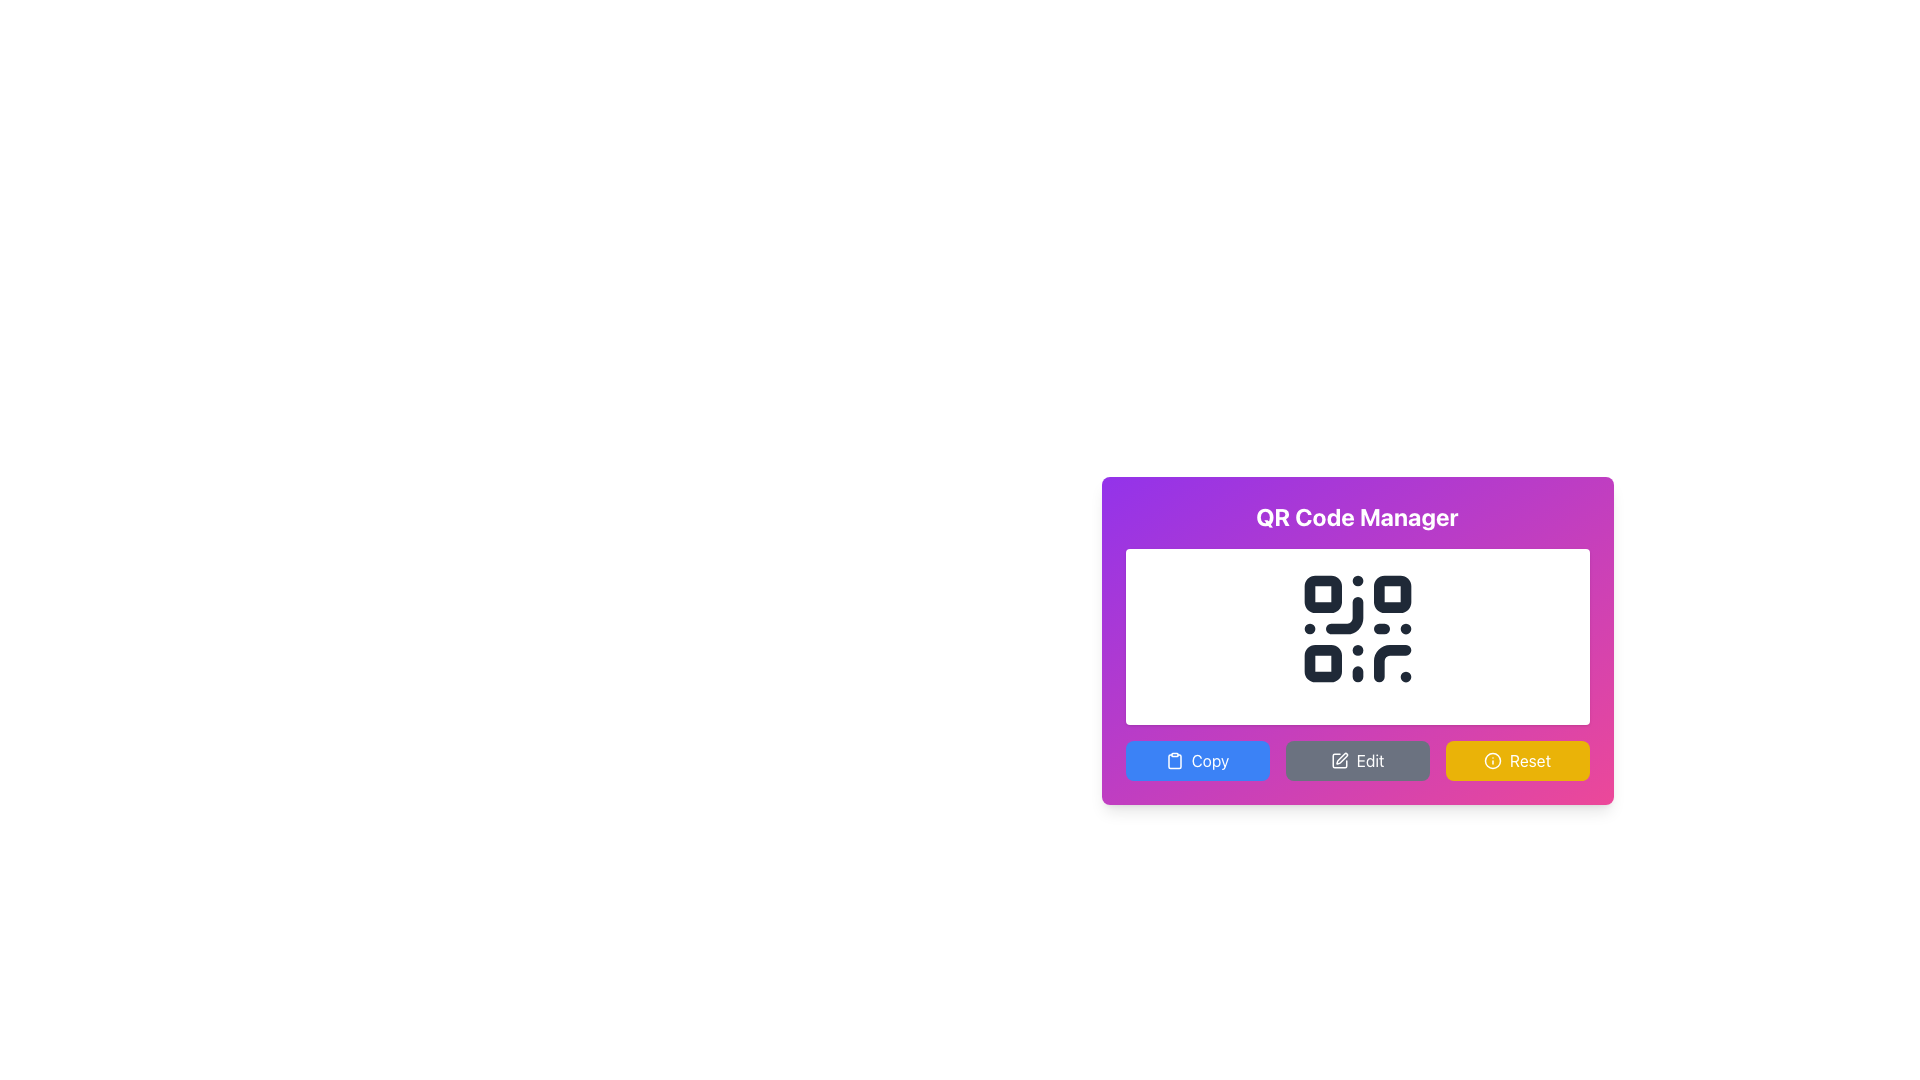  I want to click on the first rounded square in the QR code graphic located in the upper-left corner of the QR Code Manager widget, so click(1322, 593).